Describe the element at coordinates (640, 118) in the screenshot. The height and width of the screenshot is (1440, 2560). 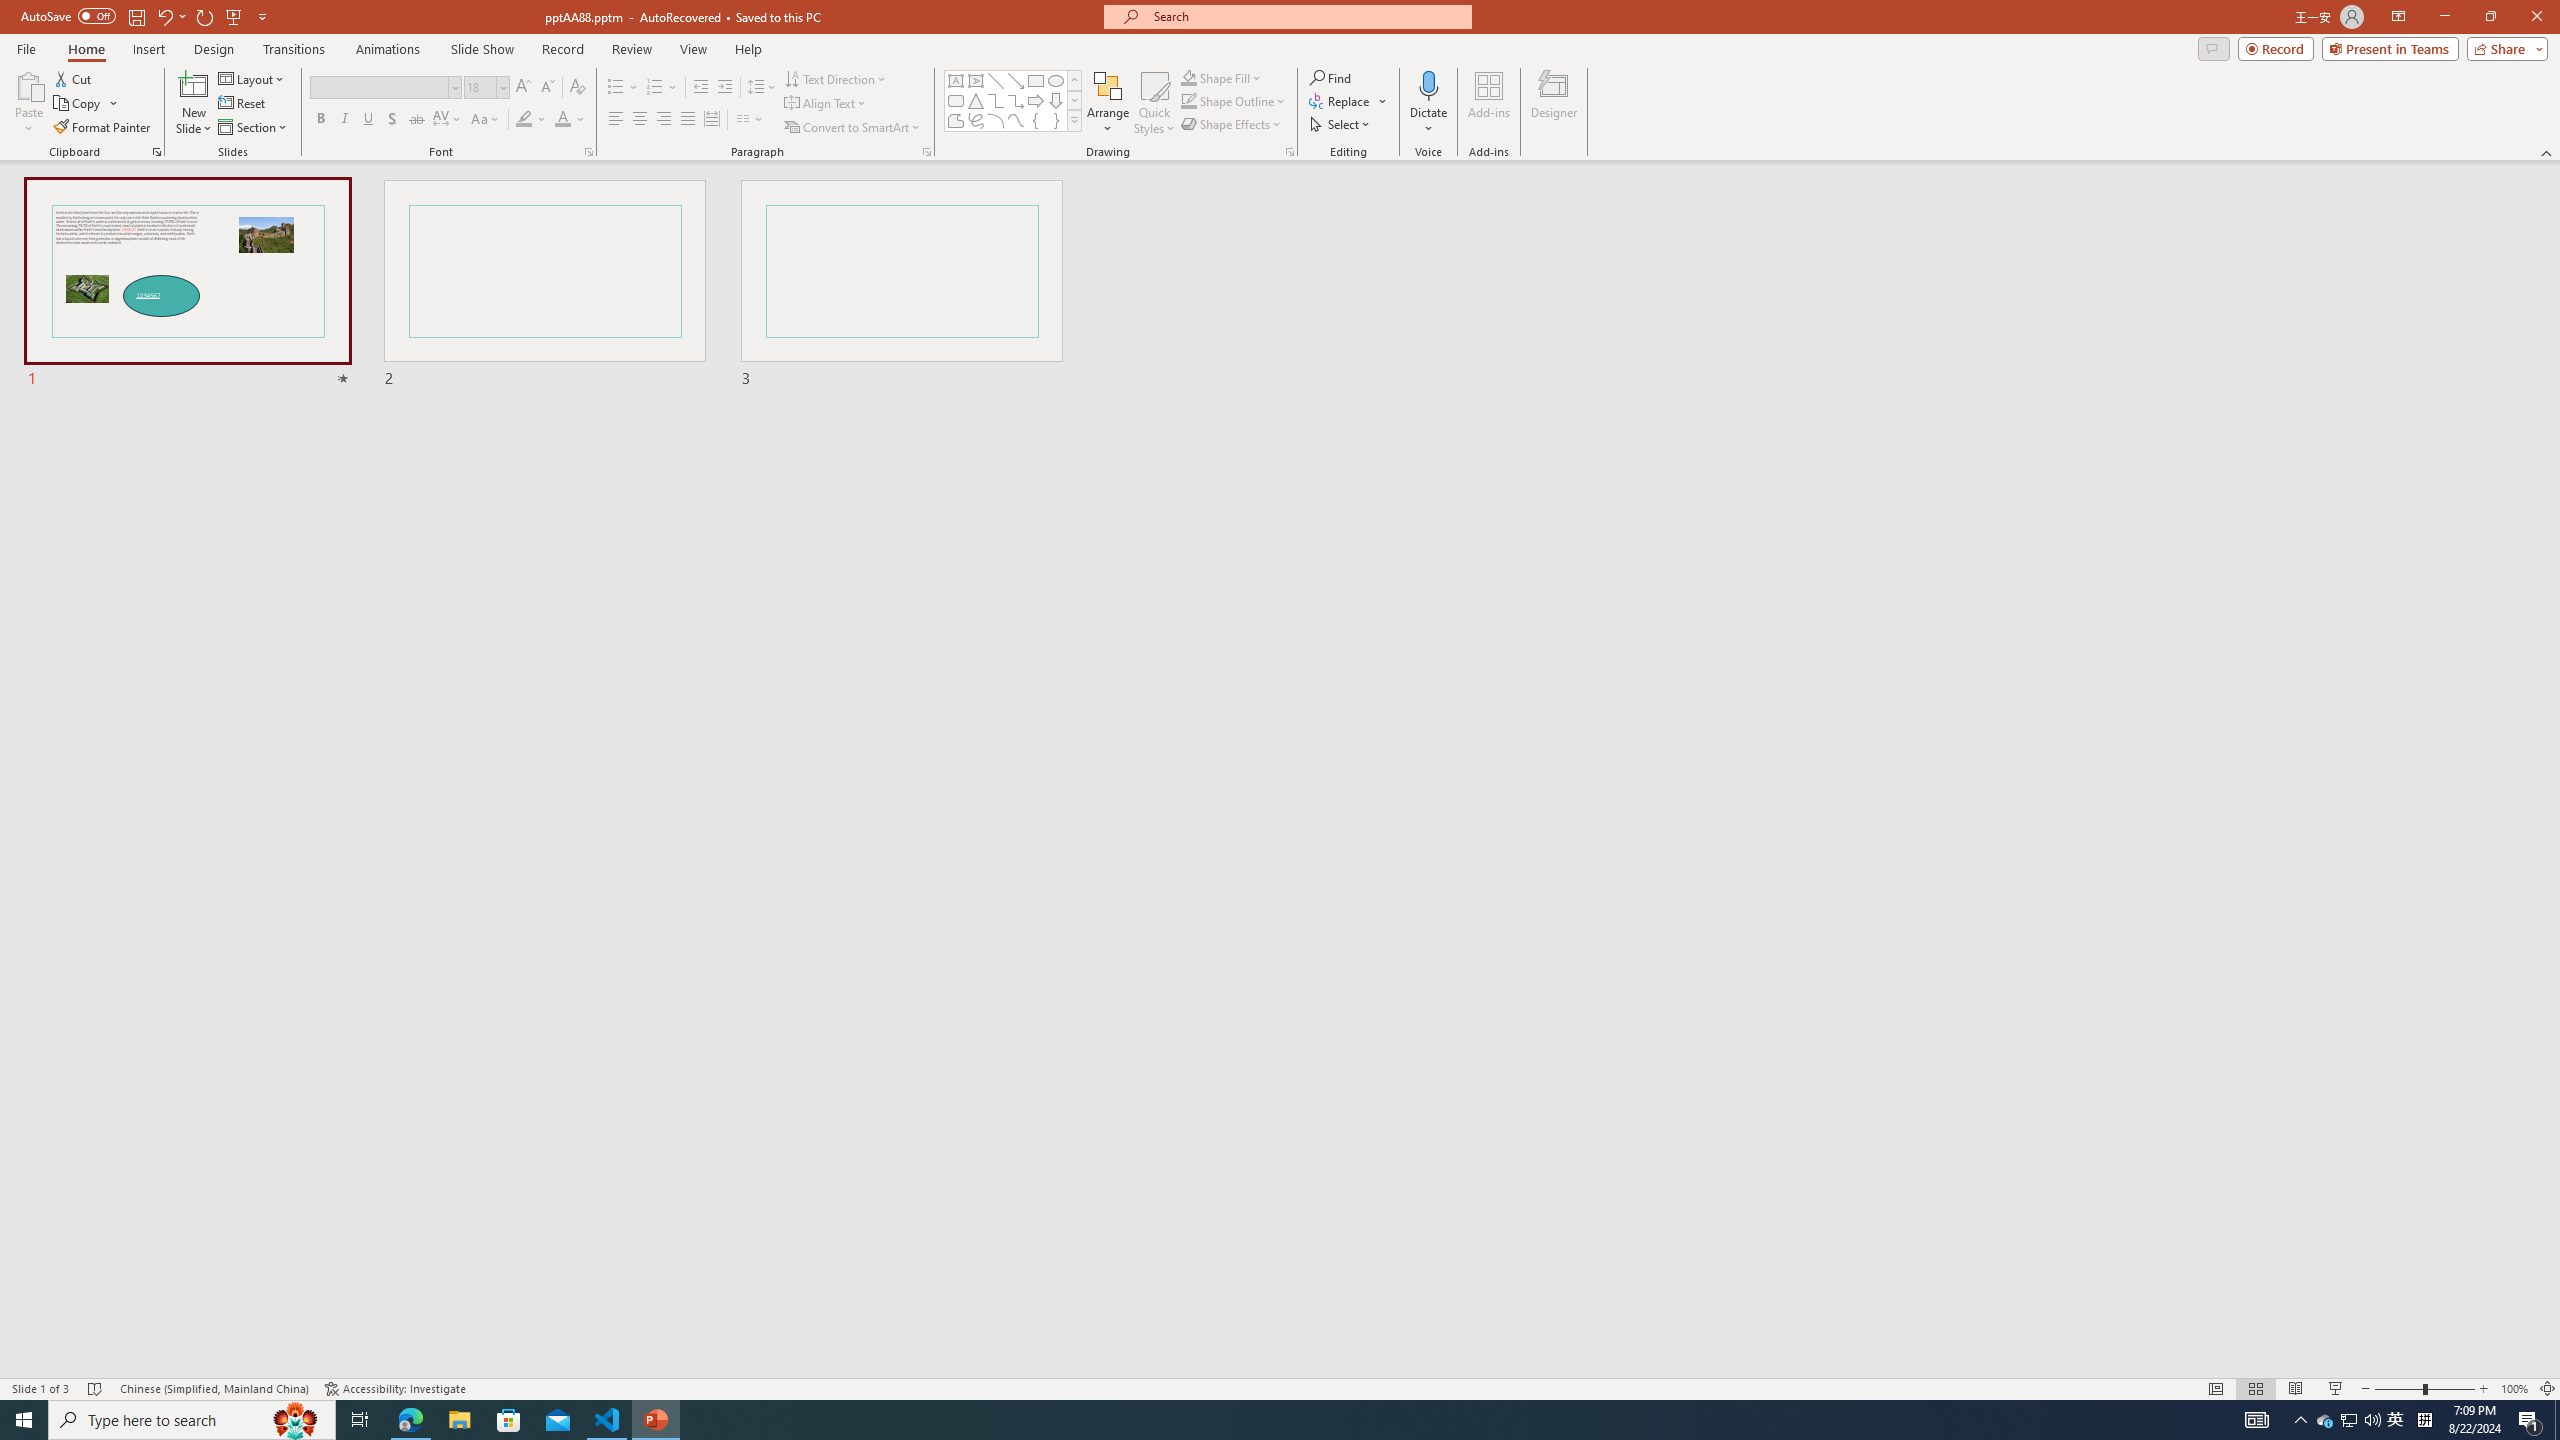
I see `'Center'` at that location.